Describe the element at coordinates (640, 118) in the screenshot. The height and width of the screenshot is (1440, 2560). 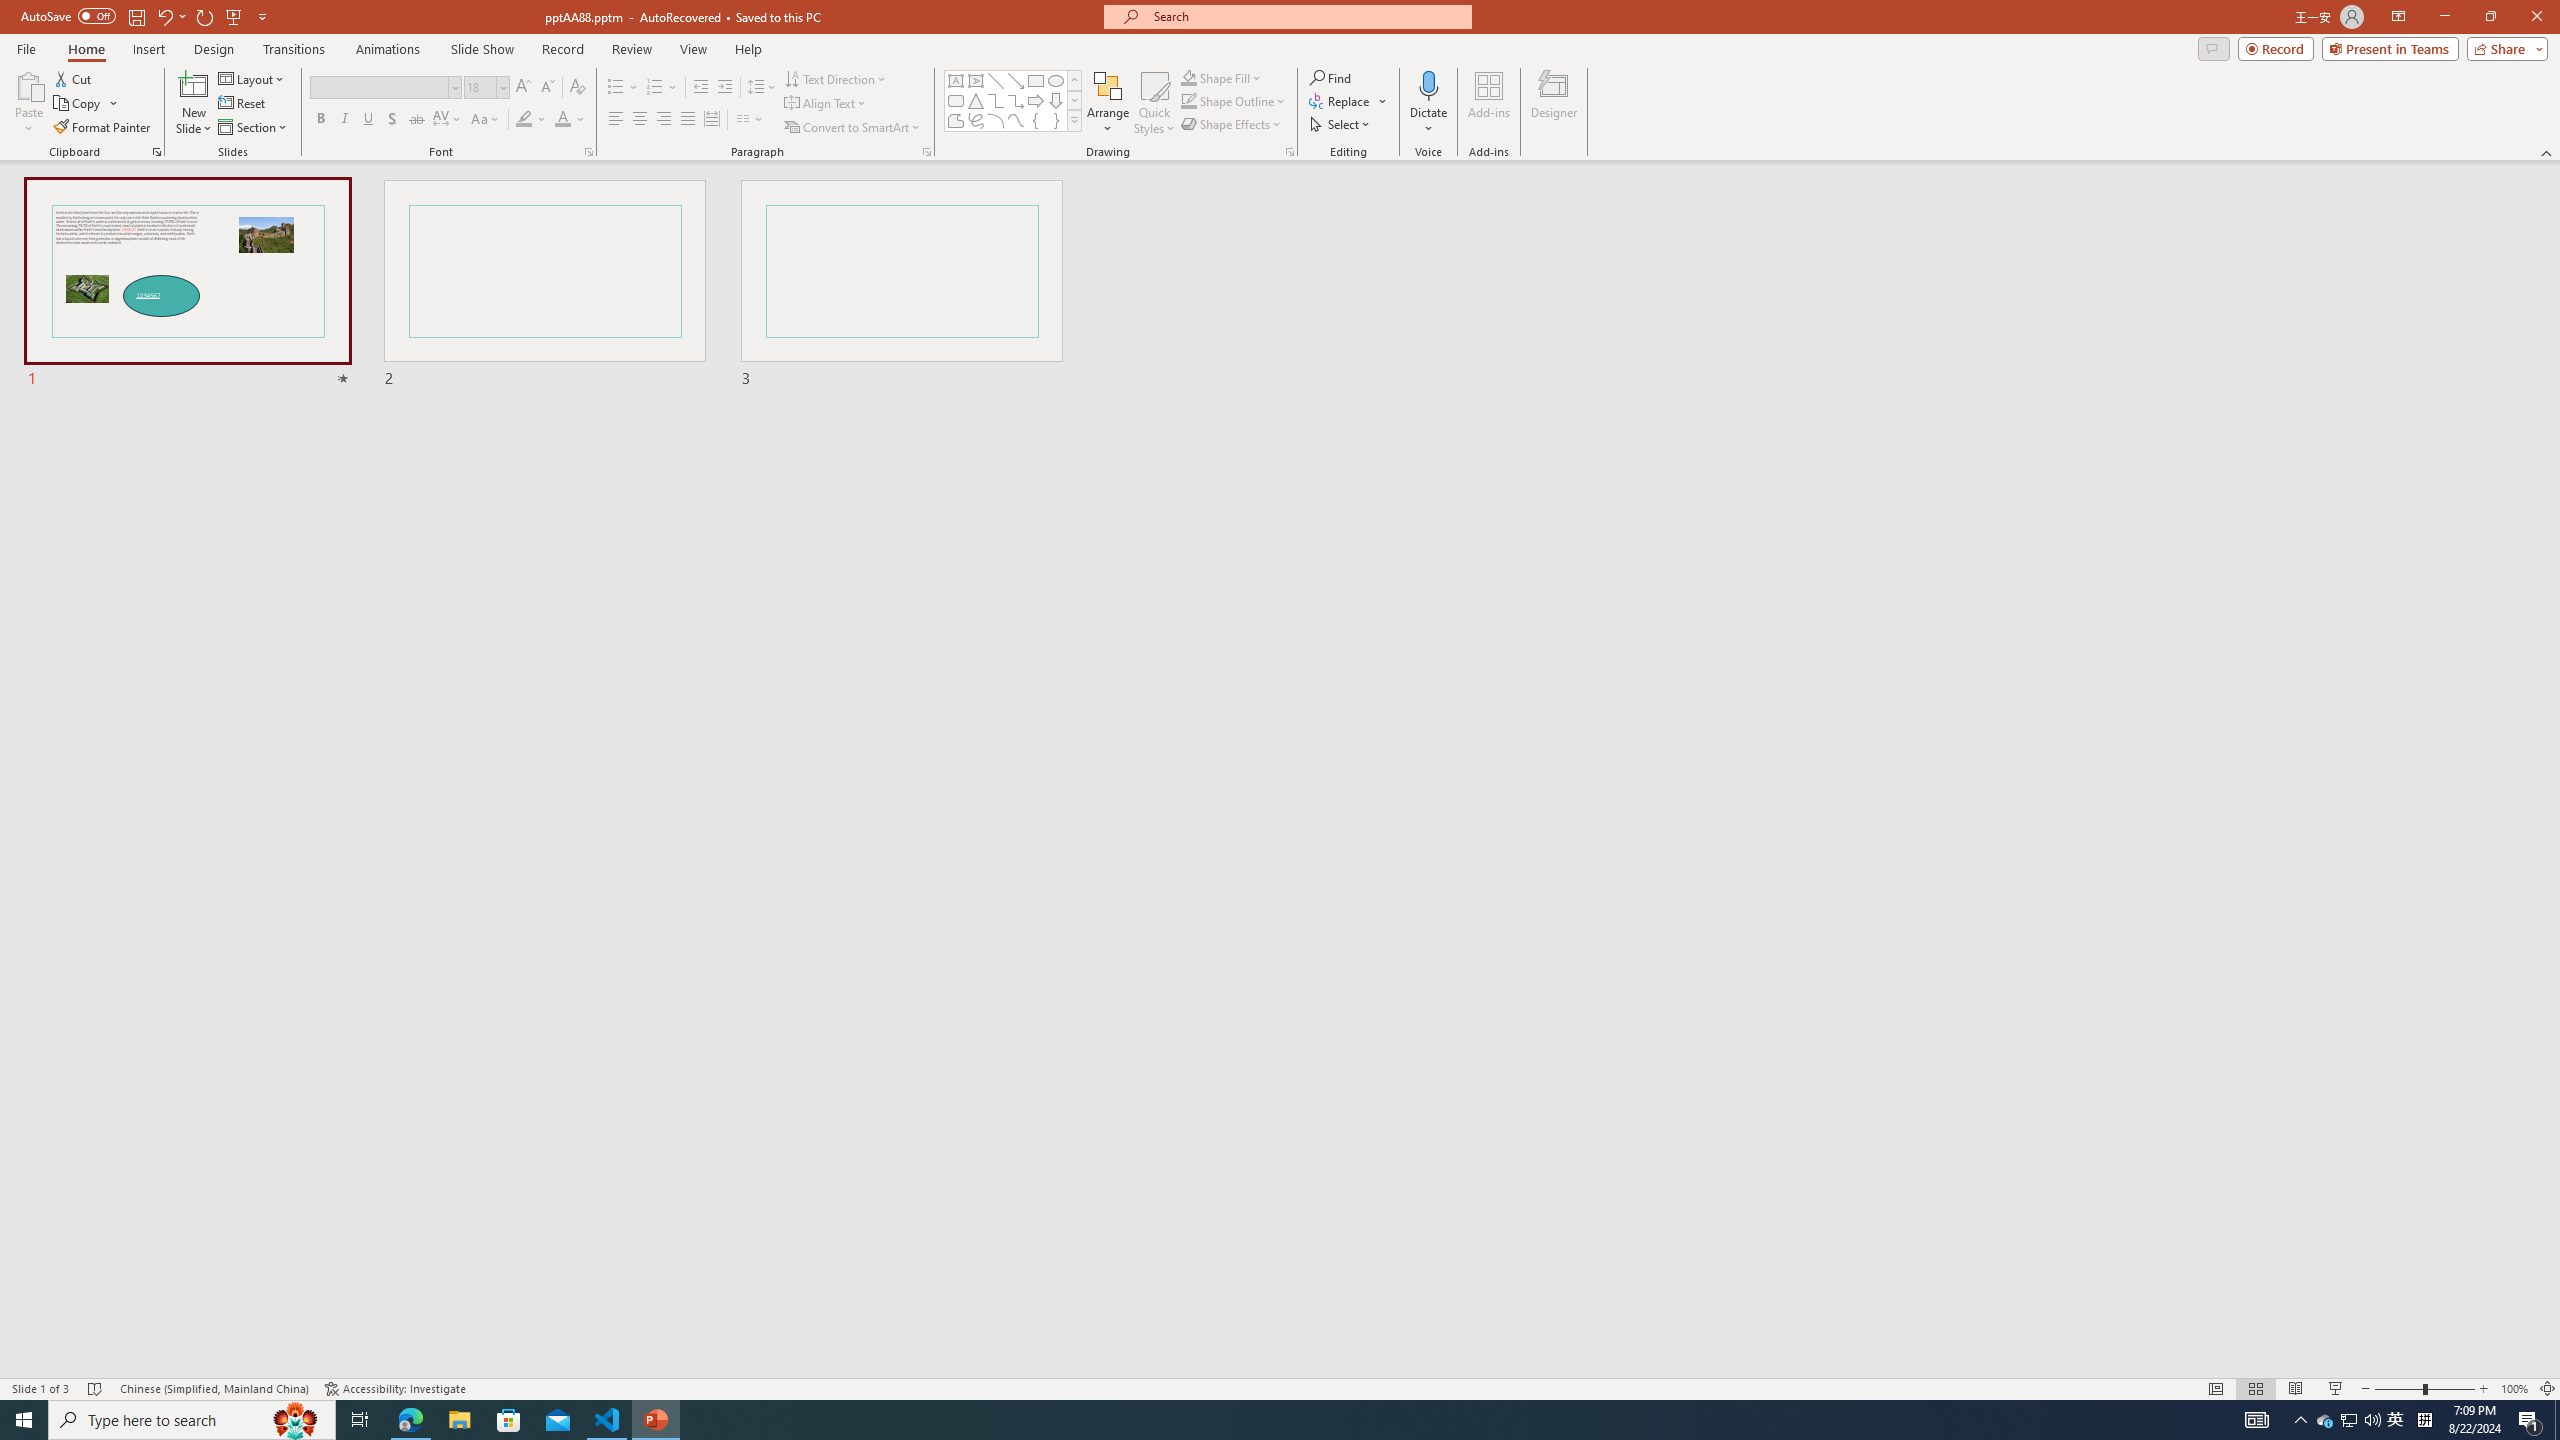
I see `'Center'` at that location.